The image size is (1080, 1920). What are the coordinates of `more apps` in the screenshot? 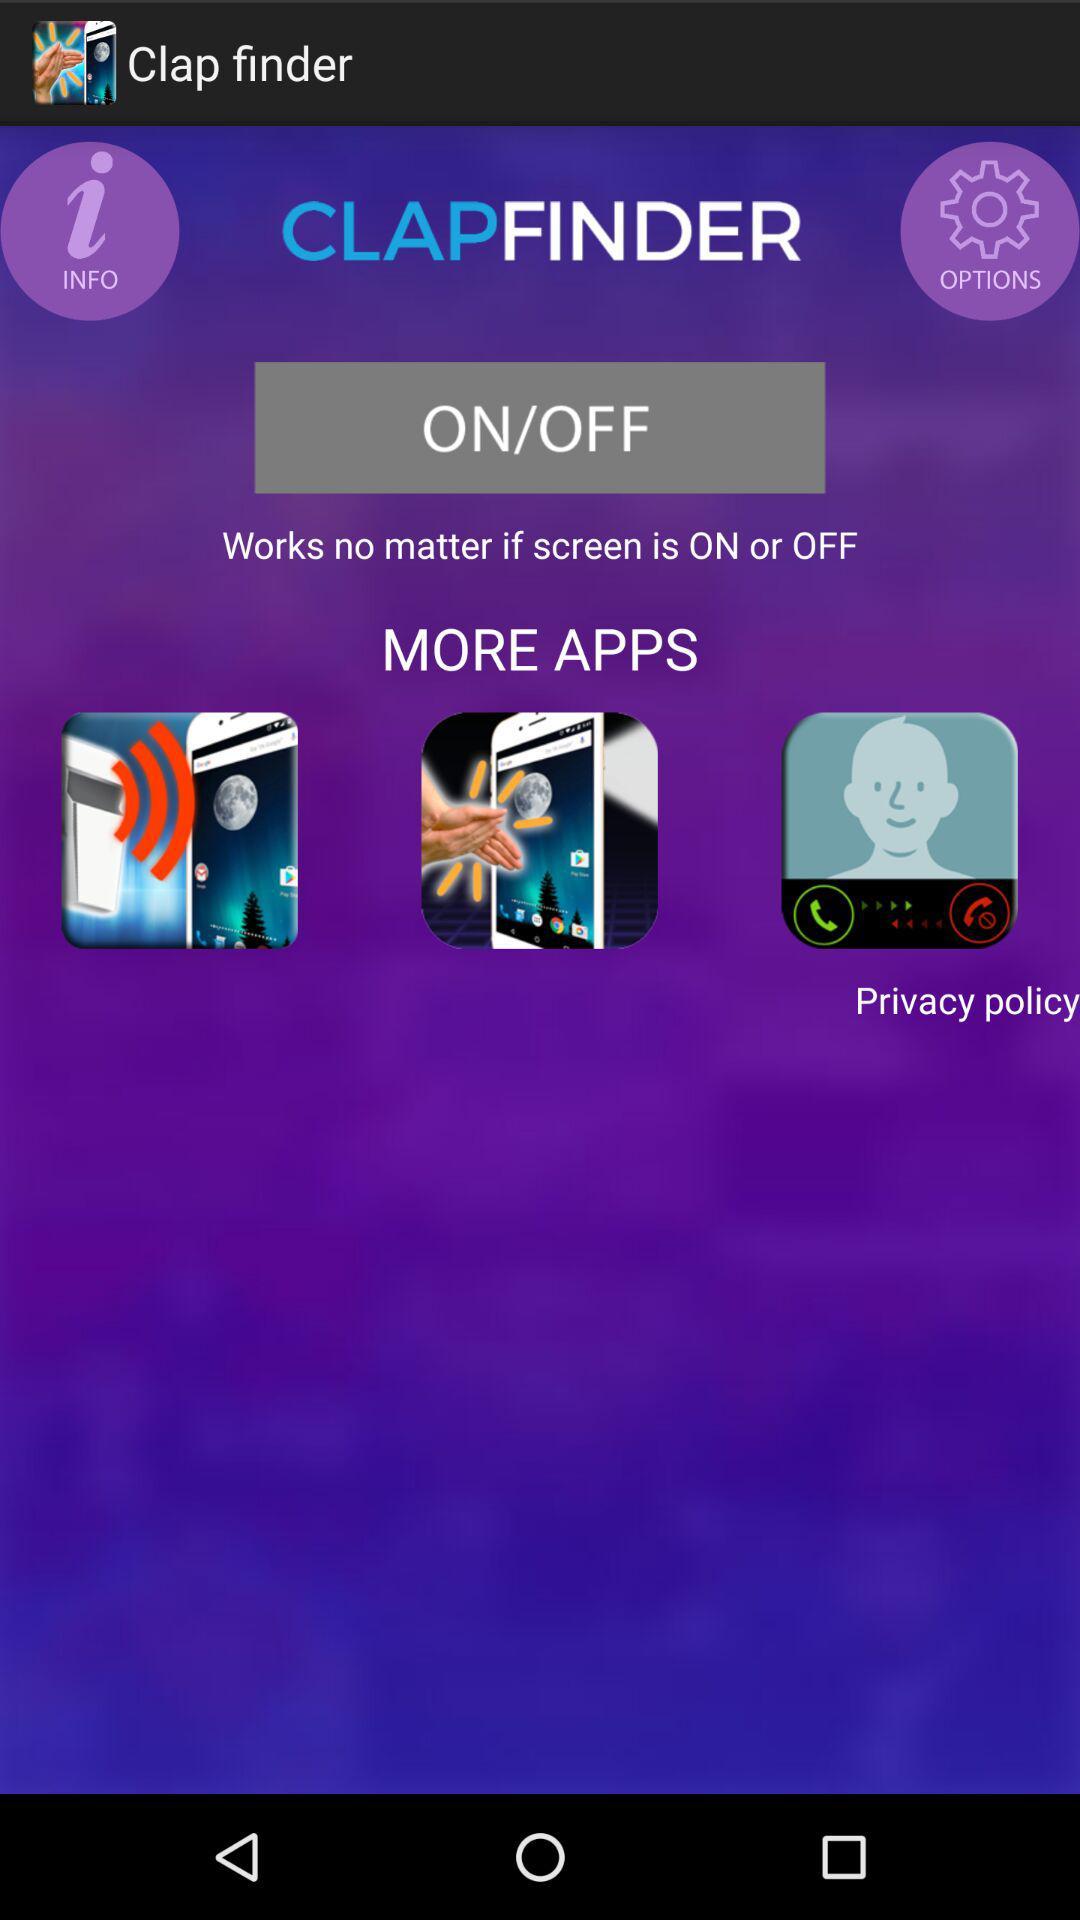 It's located at (540, 830).